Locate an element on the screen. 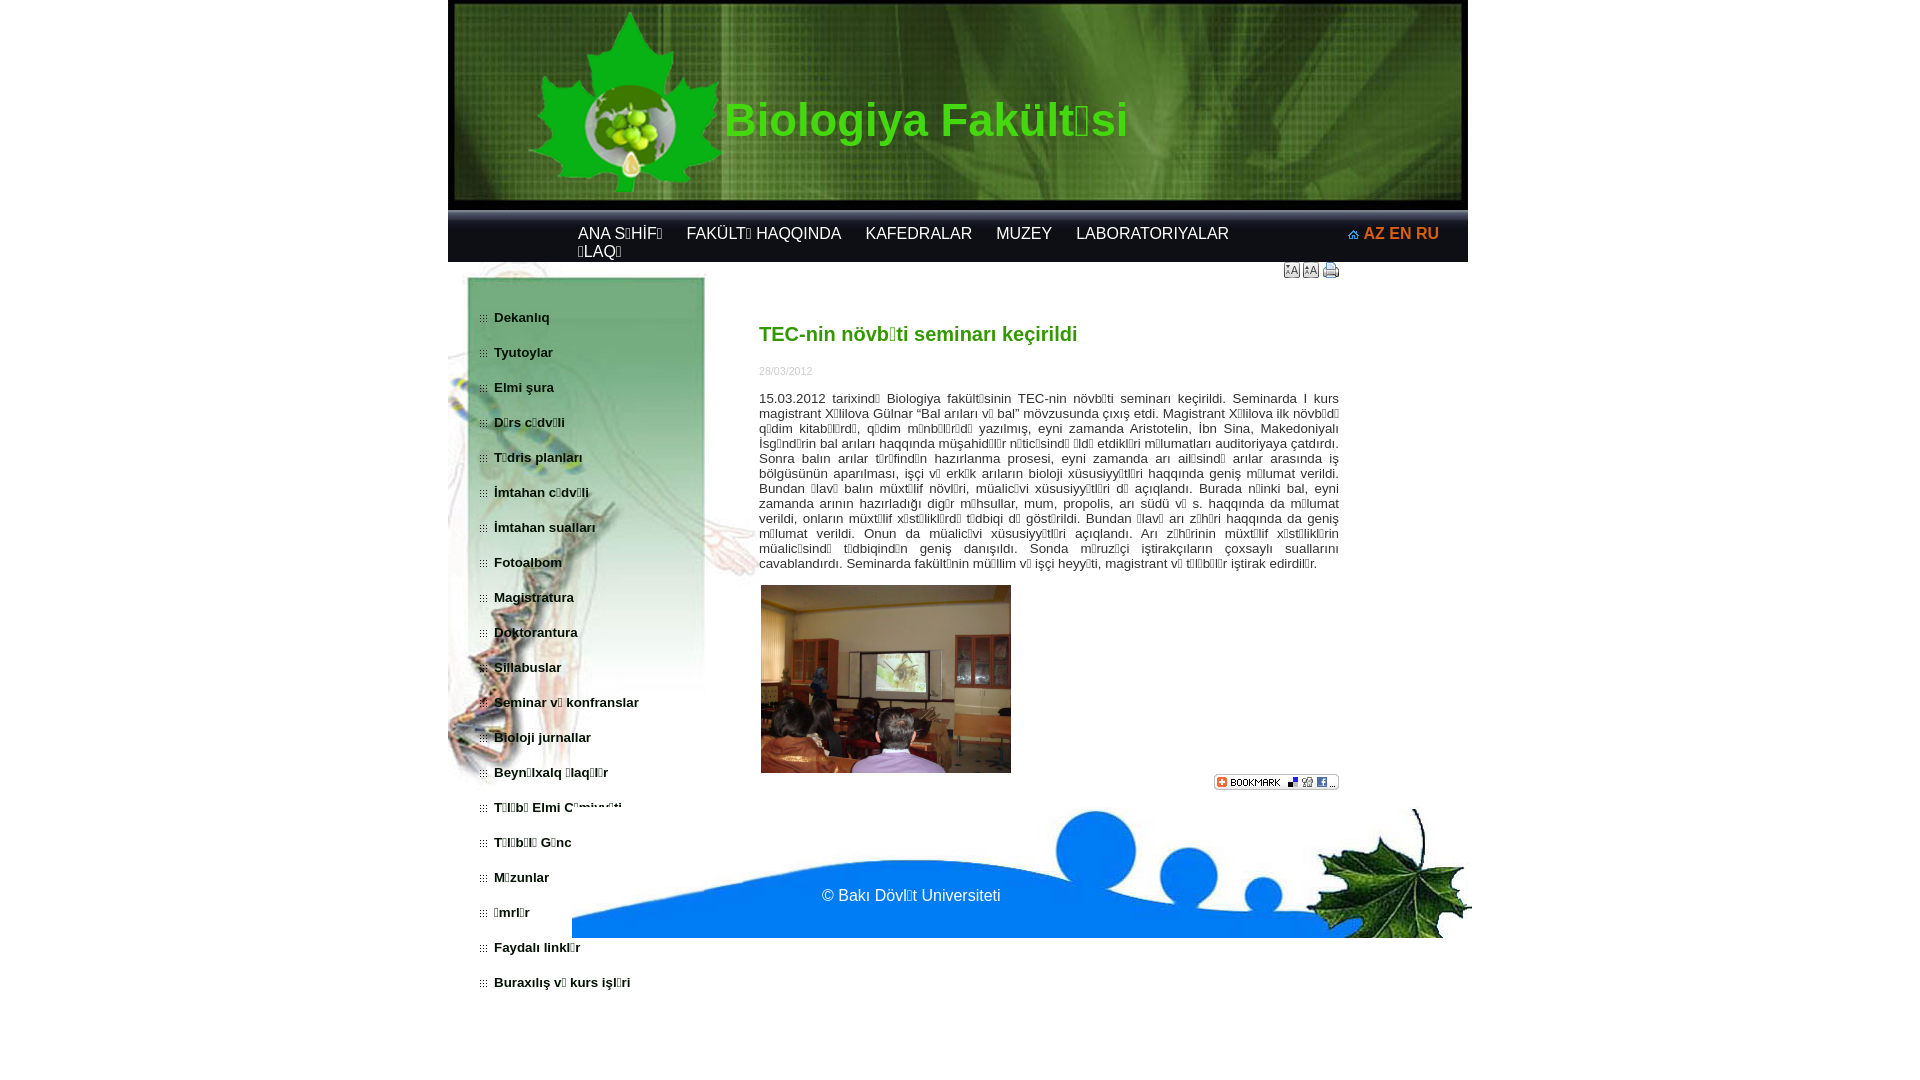  'RU' is located at coordinates (1426, 232).